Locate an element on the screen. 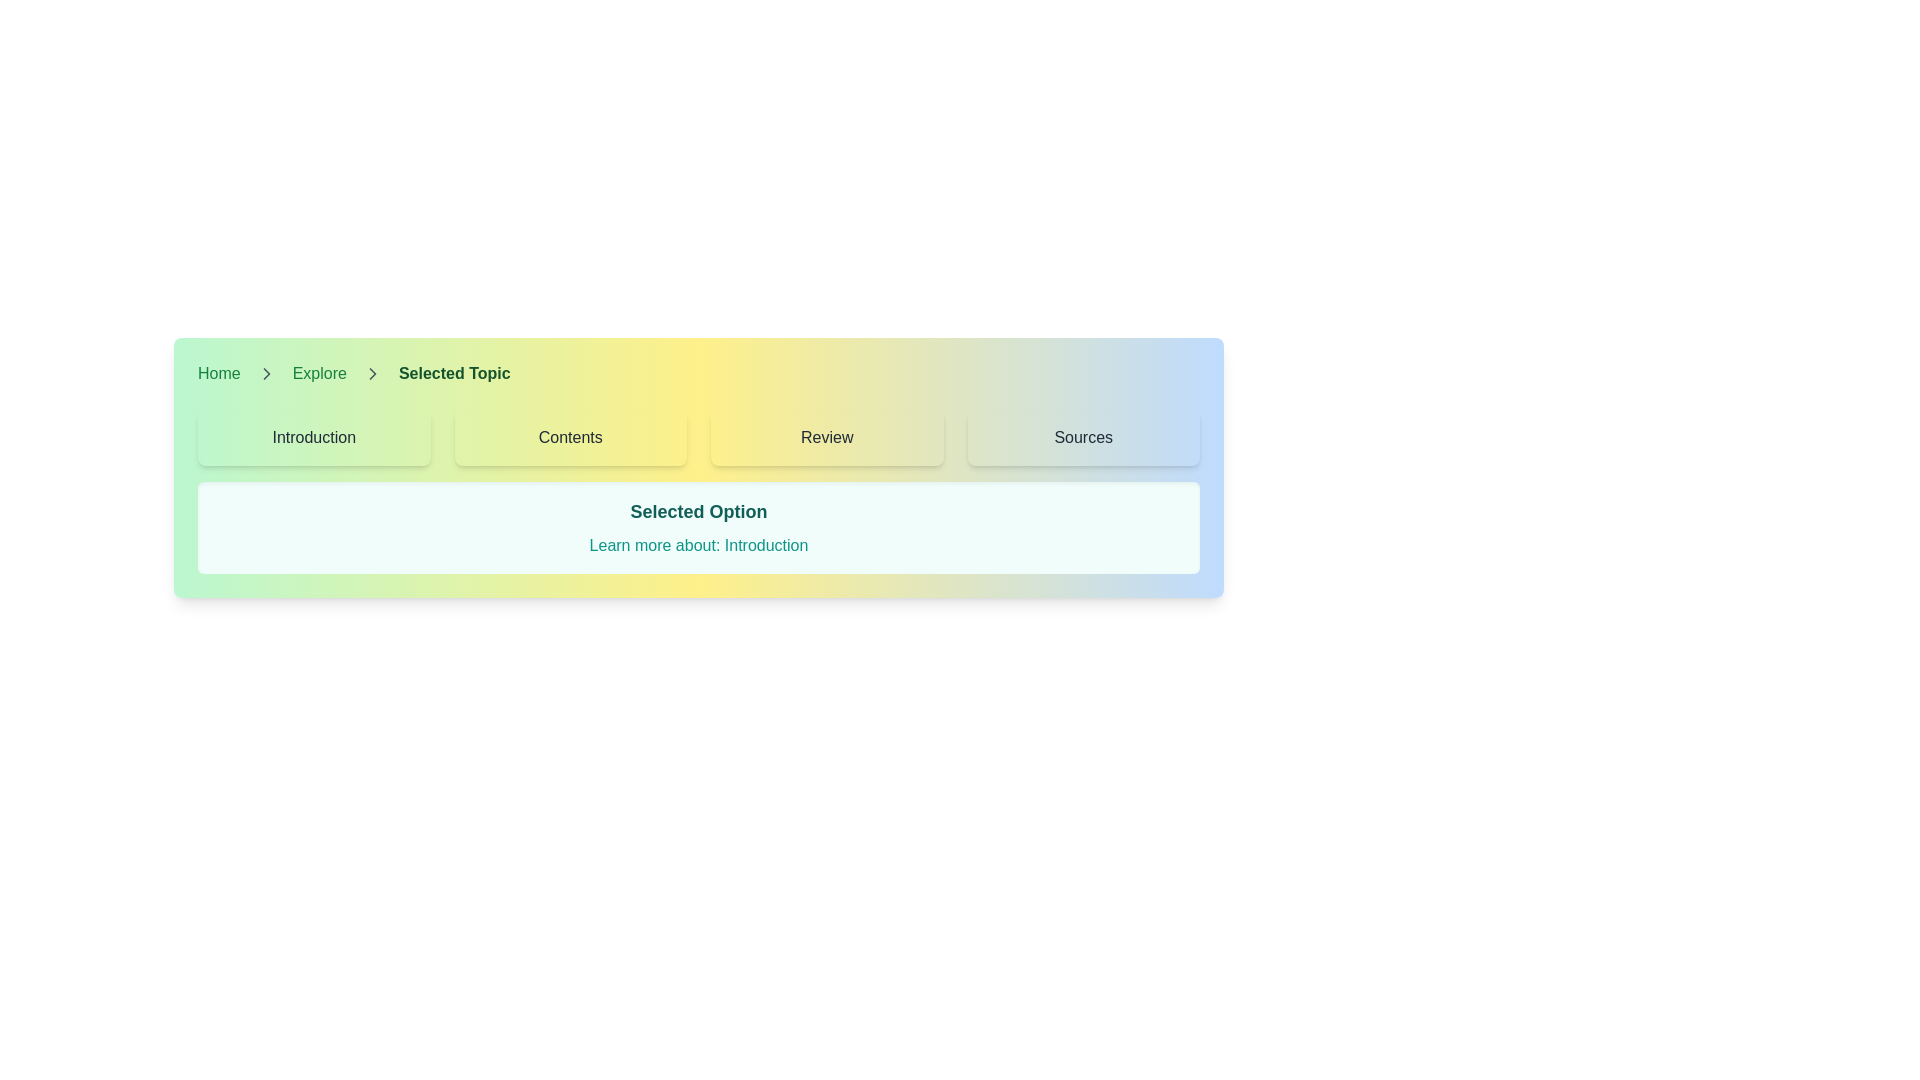 The height and width of the screenshot is (1080, 1920). the Text Label that indicates the currently selected topic in the breadcrumb navigation, which is the third item following 'Home' and 'Explore' is located at coordinates (453, 374).